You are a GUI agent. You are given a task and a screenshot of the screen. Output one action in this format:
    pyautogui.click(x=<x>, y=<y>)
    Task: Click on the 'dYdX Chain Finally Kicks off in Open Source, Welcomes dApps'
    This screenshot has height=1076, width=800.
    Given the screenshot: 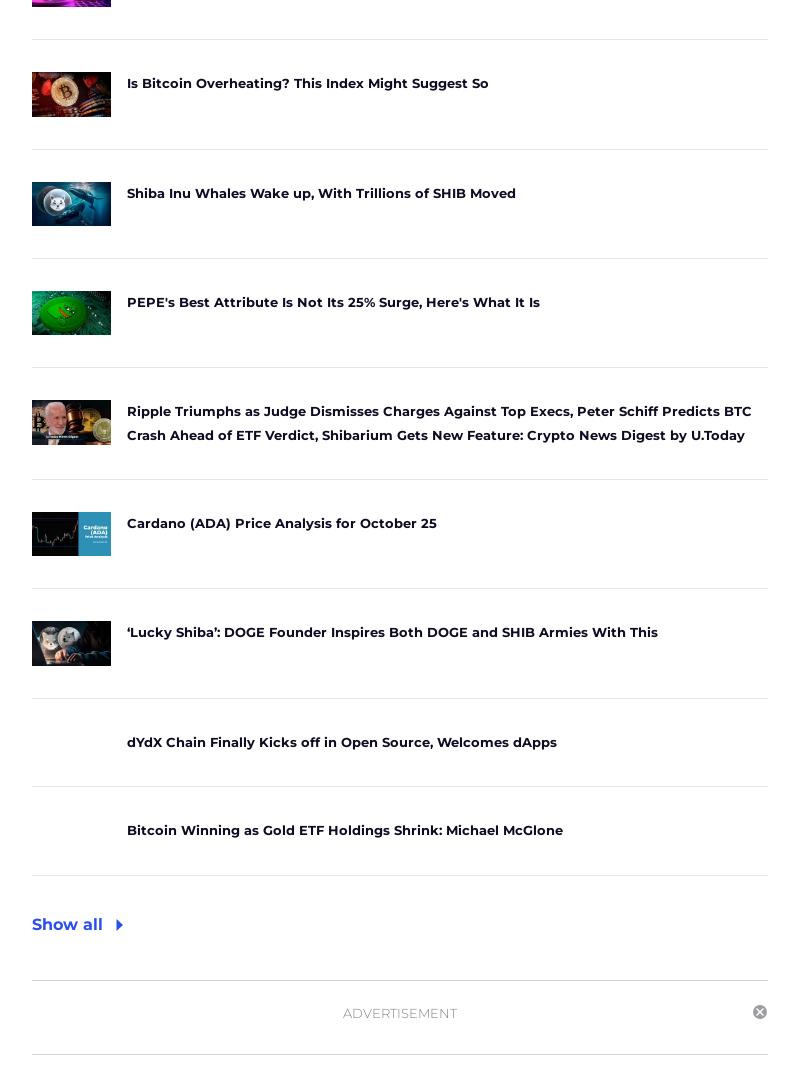 What is the action you would take?
    pyautogui.click(x=342, y=740)
    